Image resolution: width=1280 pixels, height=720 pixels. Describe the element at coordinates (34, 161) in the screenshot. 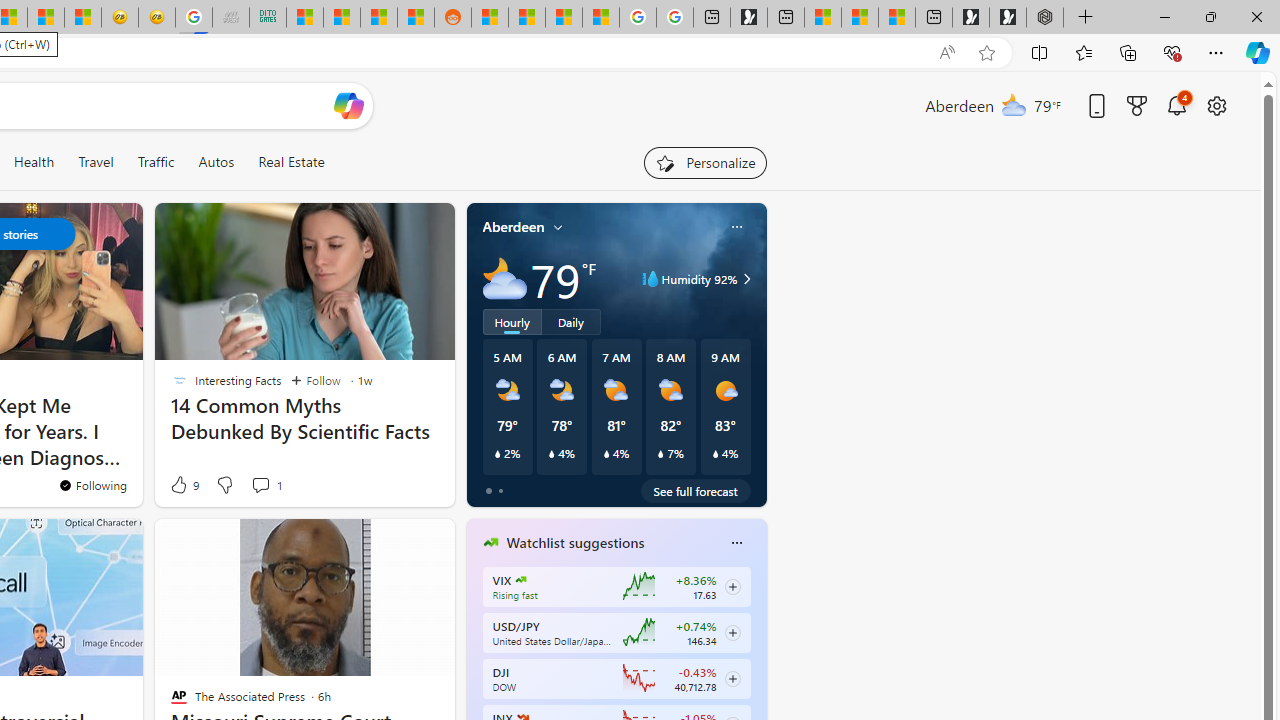

I see `'Health'` at that location.